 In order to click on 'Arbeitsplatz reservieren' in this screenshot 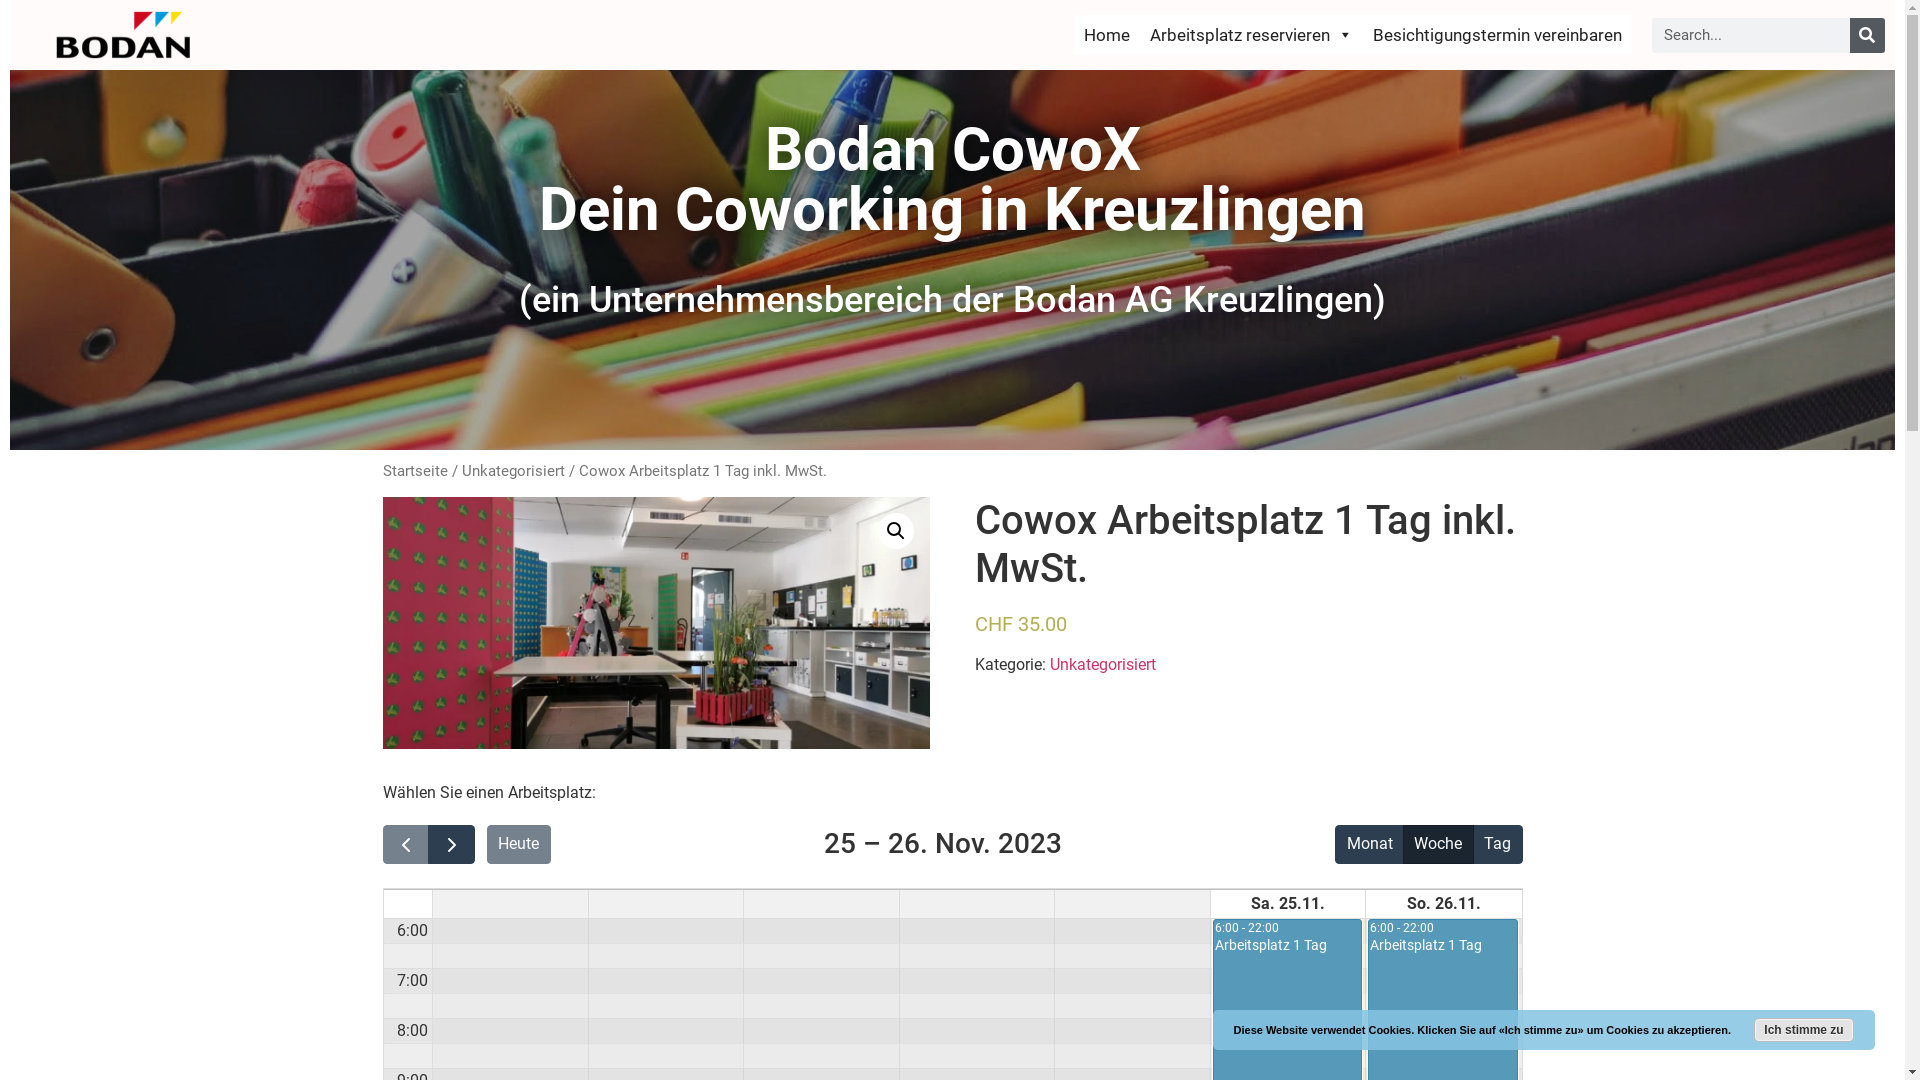, I will do `click(1250, 34)`.